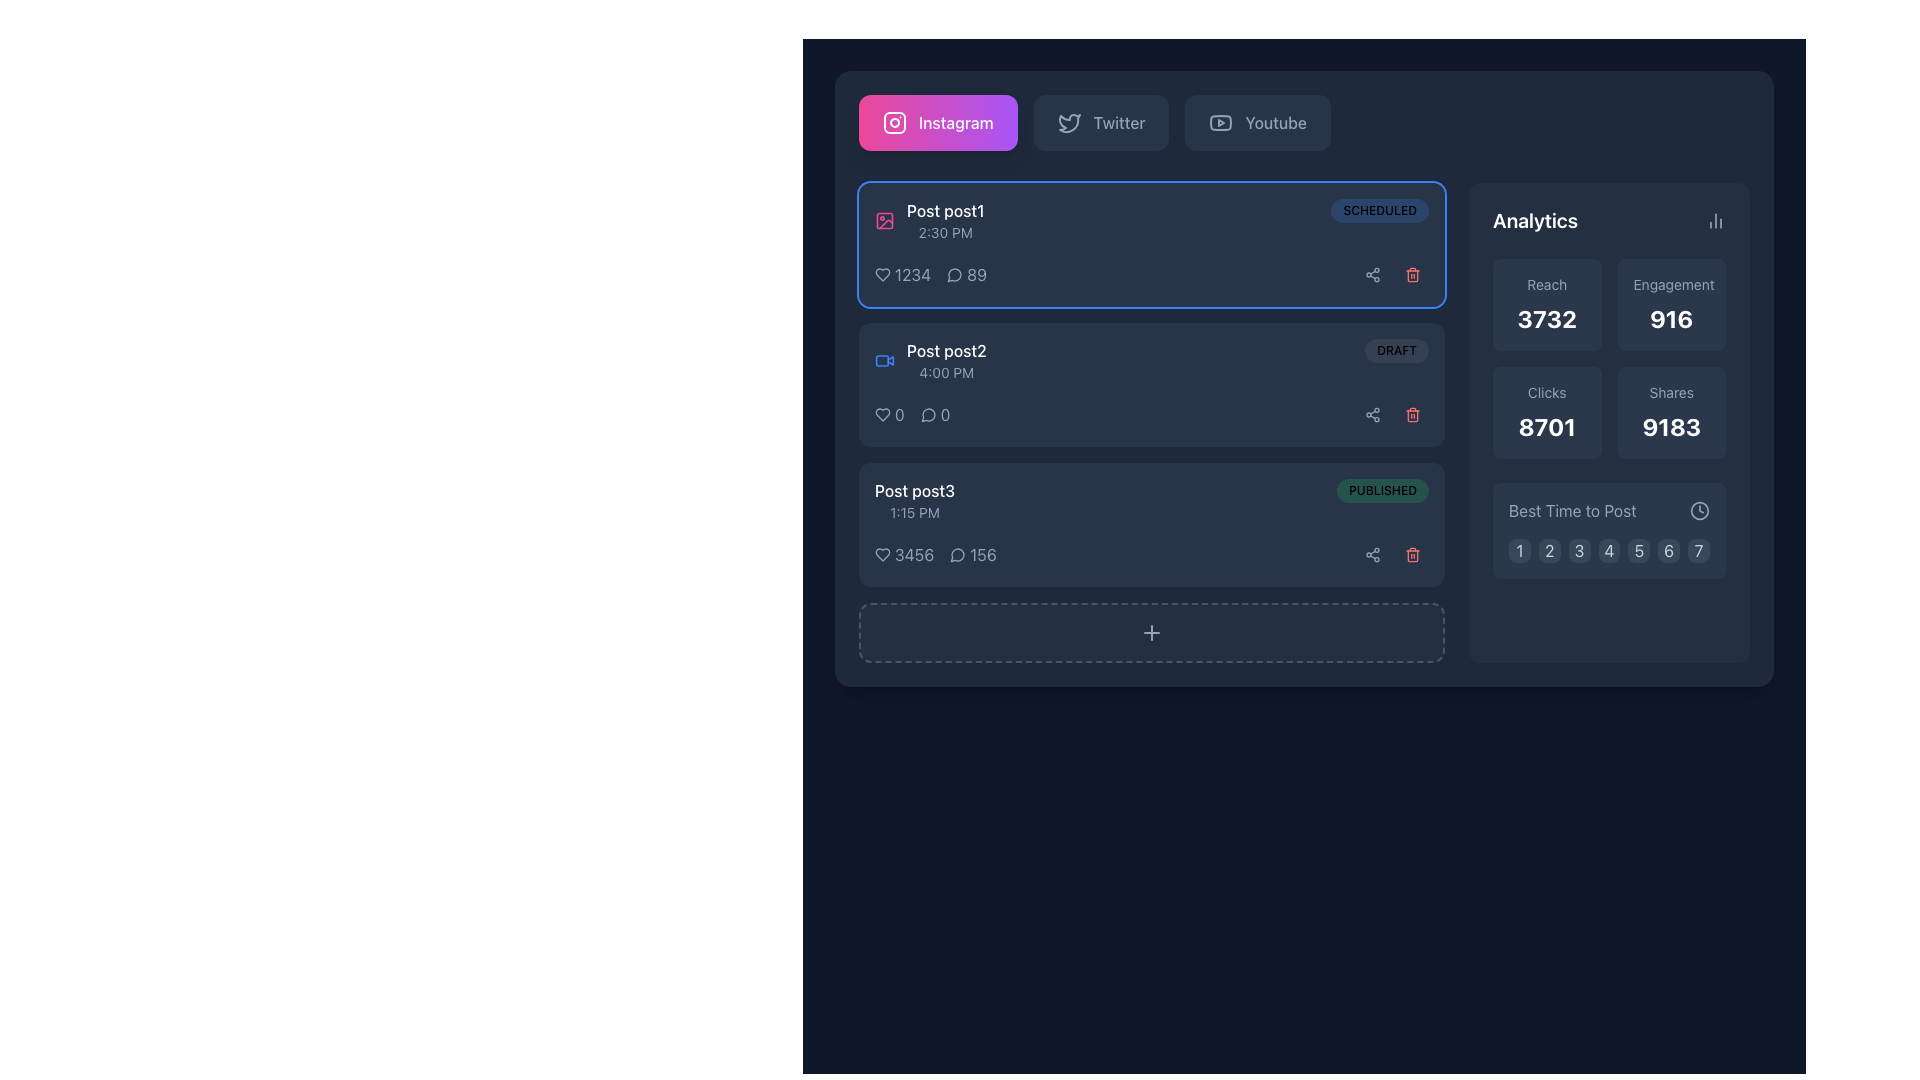 Image resolution: width=1920 pixels, height=1080 pixels. I want to click on the share icon button, which is a minimalistic design resembling a share symbol within a dark rounded square button located at the top-right corner of the first post's card in the content management interface, so click(1371, 414).